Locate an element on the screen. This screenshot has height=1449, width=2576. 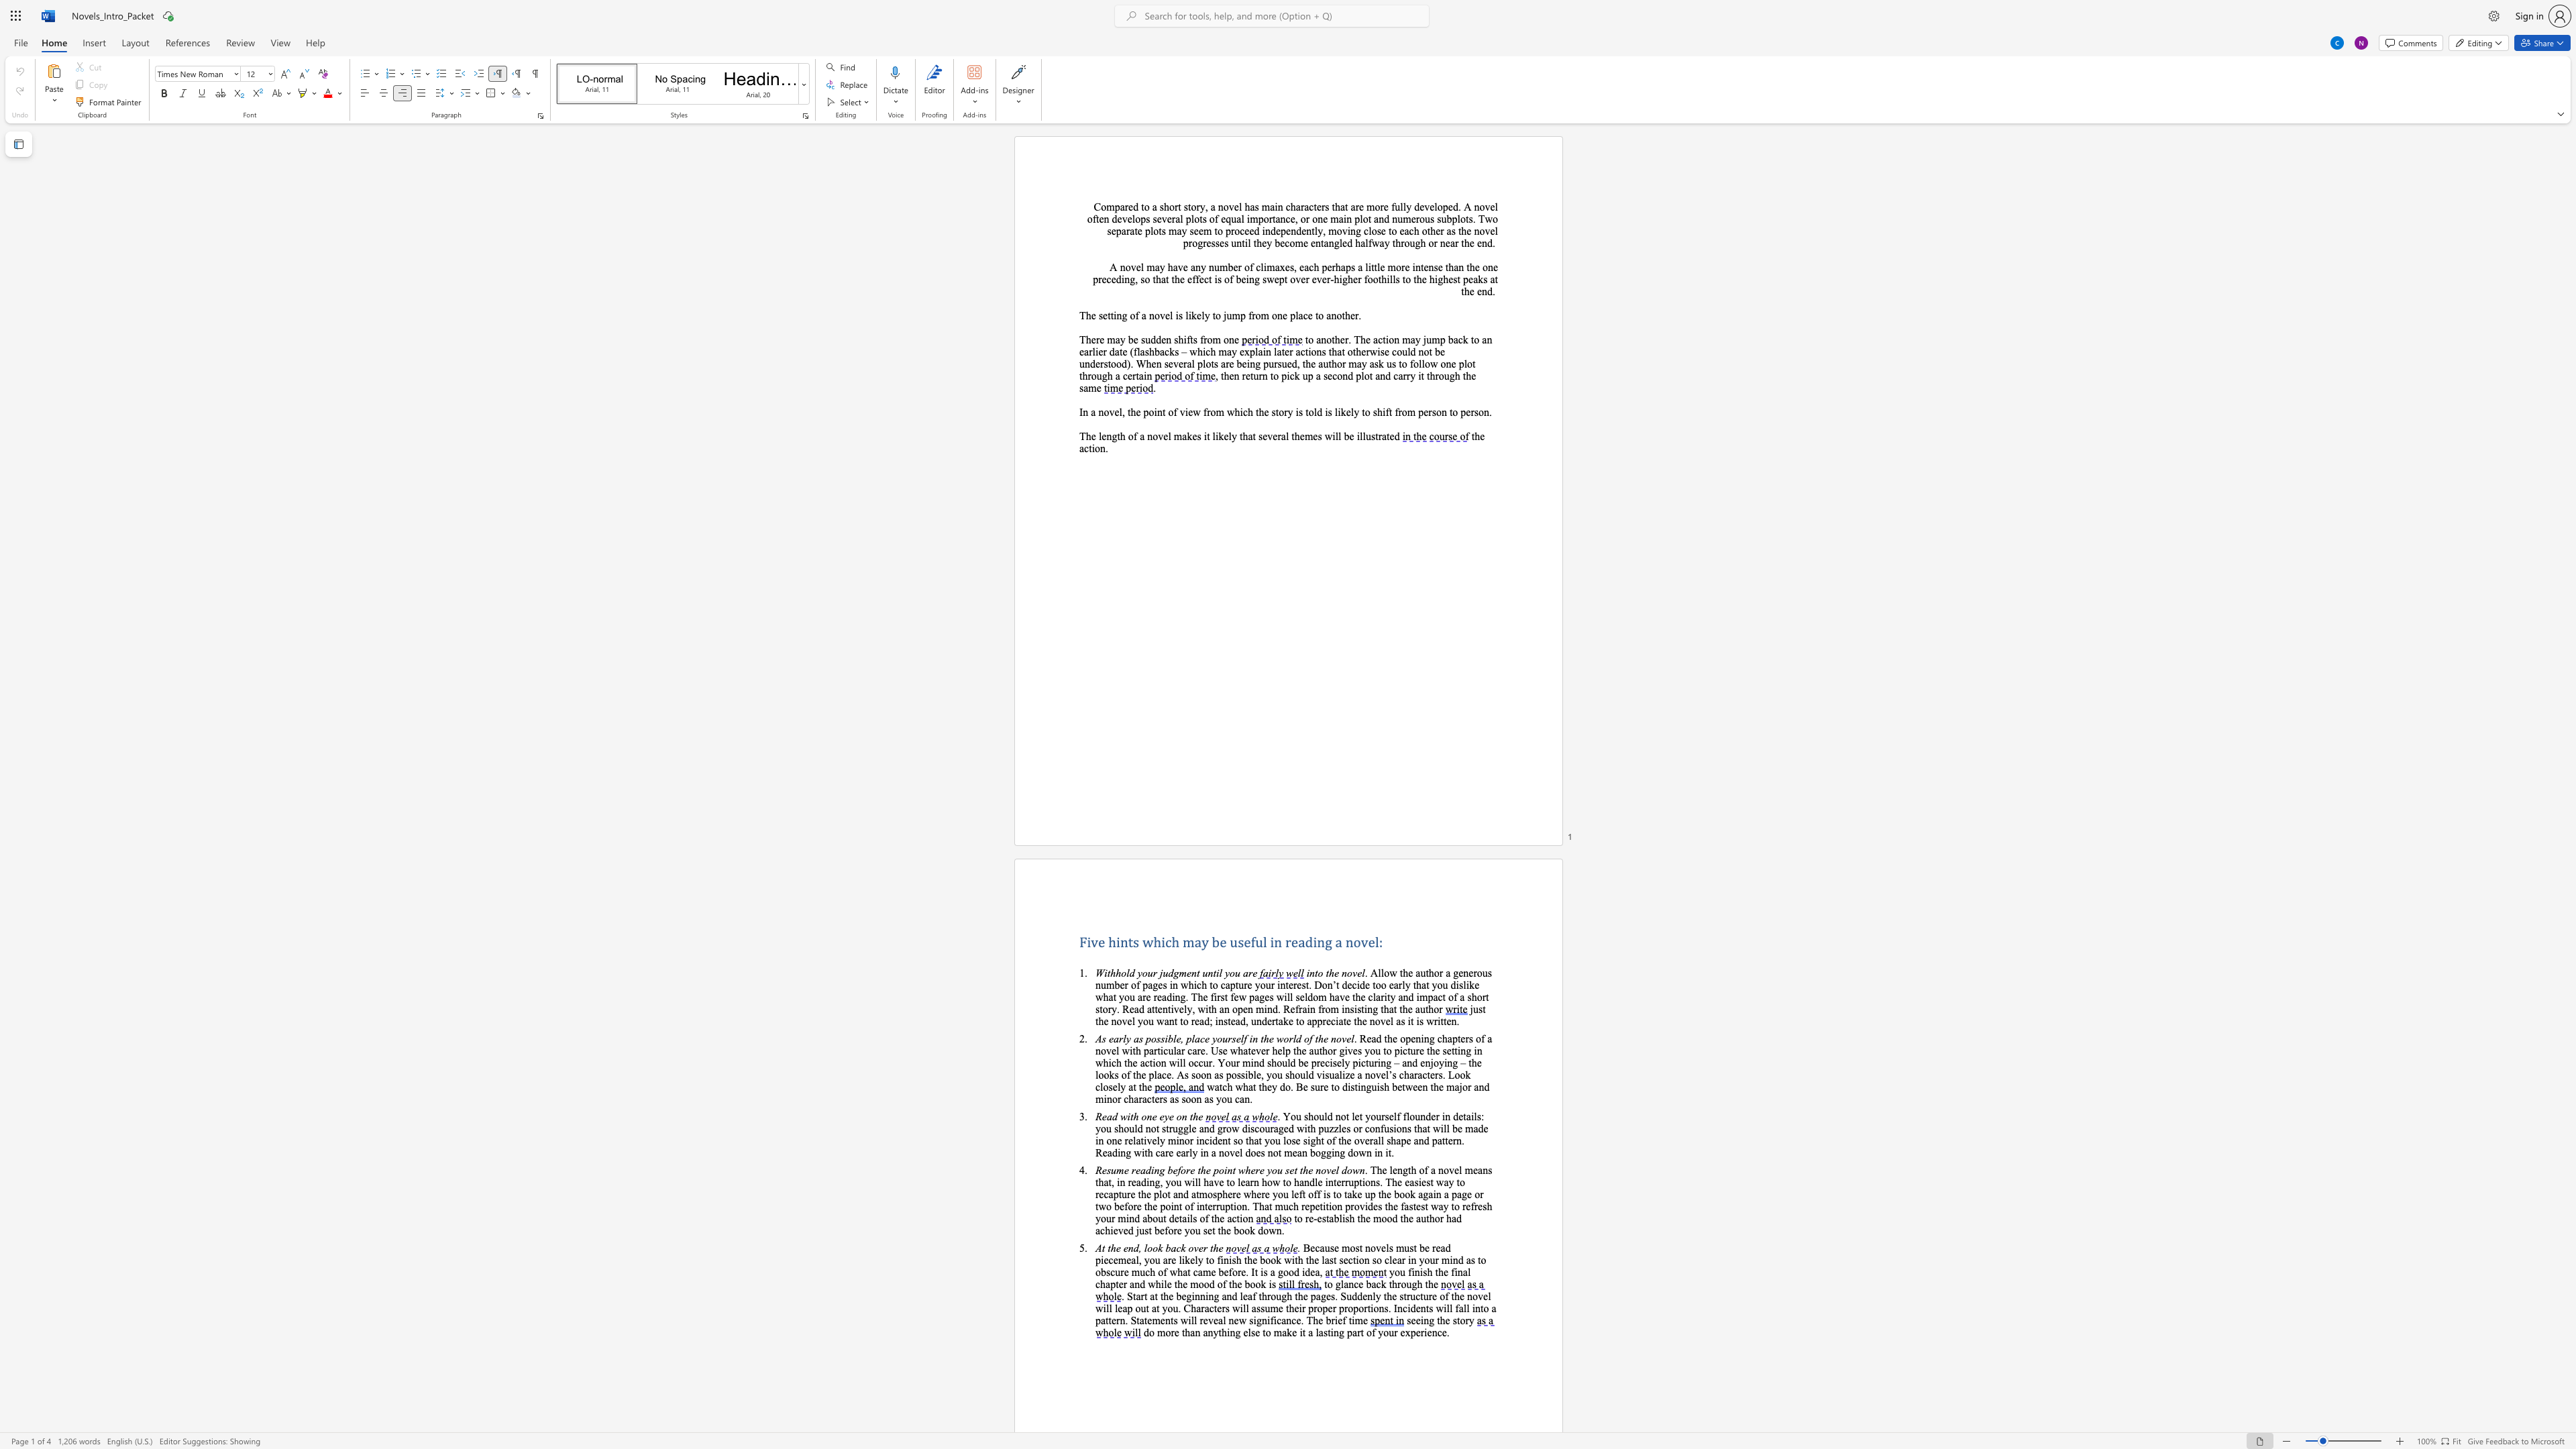
the subset text "ters as soon as" within the text "watch what they do. Be sure to distinguish between the major and minor characters as soon as you can." is located at coordinates (1150, 1097).